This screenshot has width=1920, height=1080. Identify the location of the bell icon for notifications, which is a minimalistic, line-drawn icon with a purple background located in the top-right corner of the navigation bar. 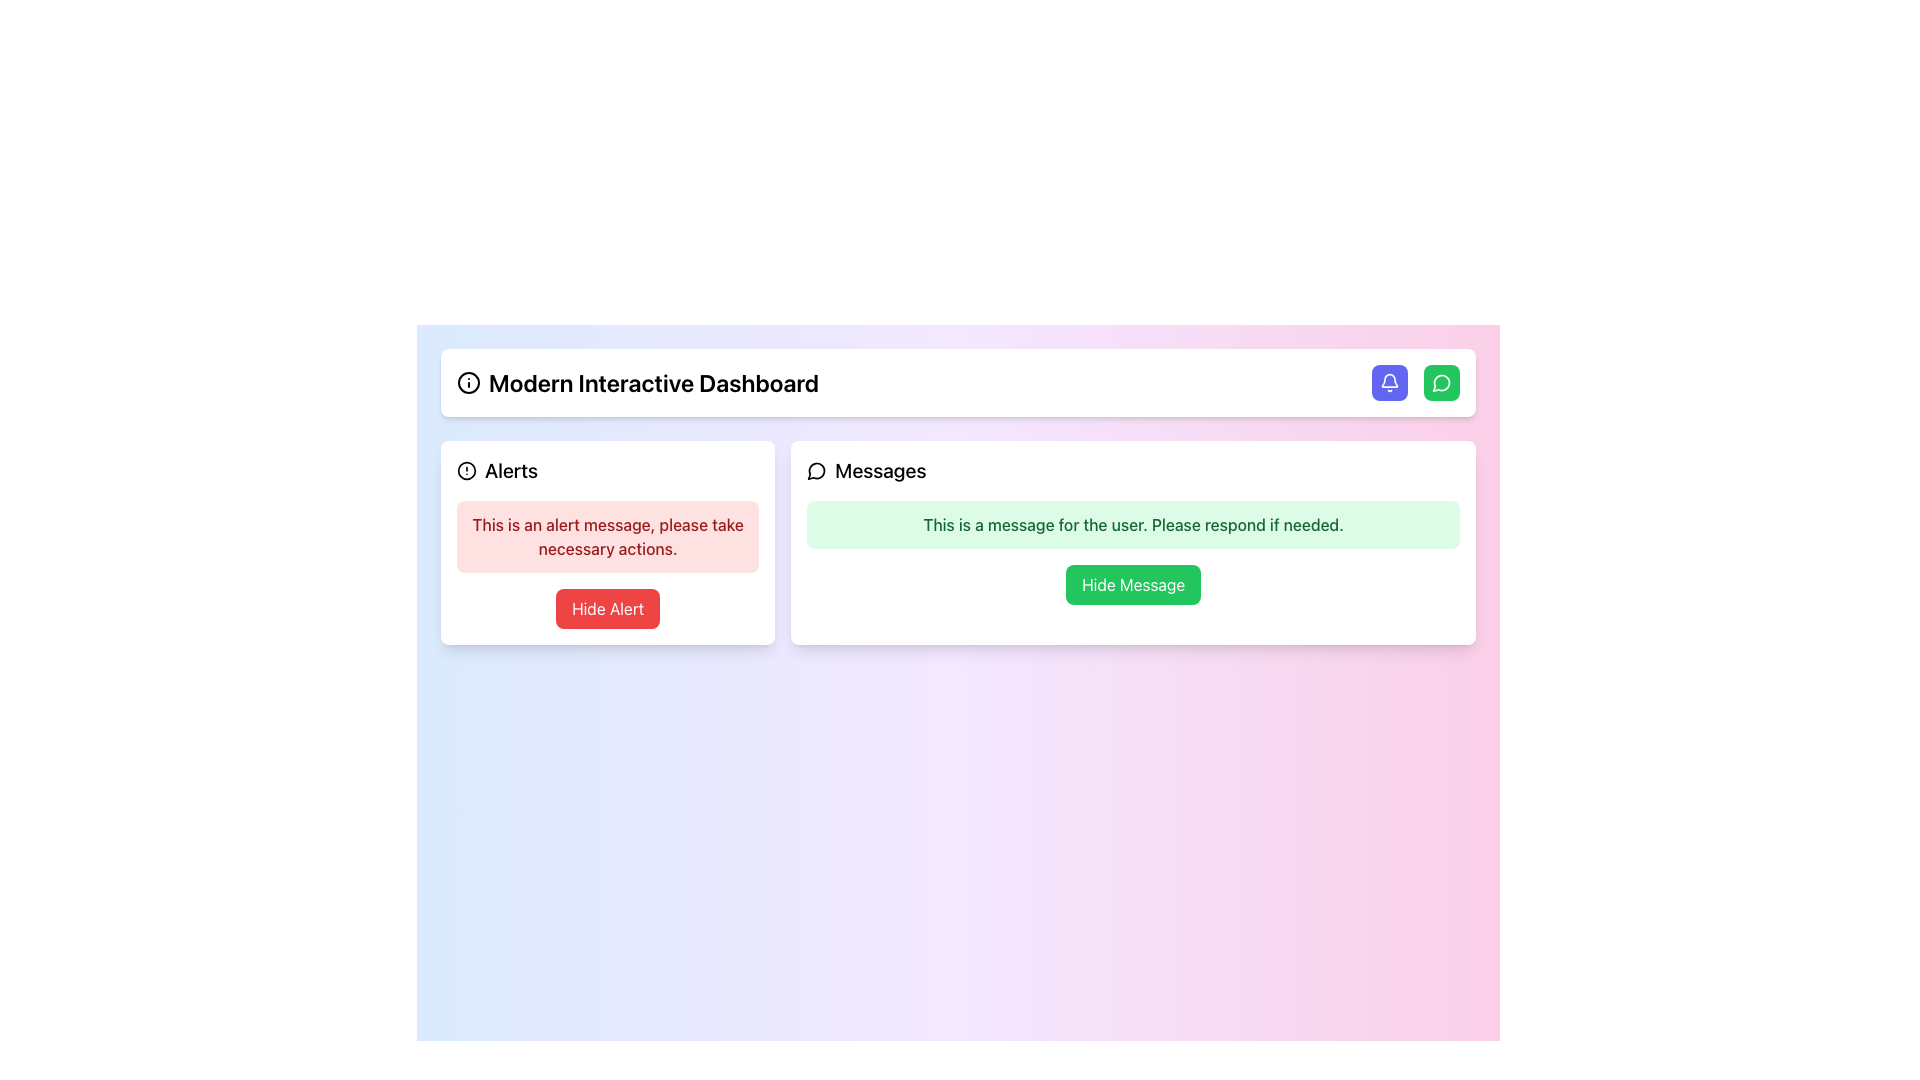
(1389, 382).